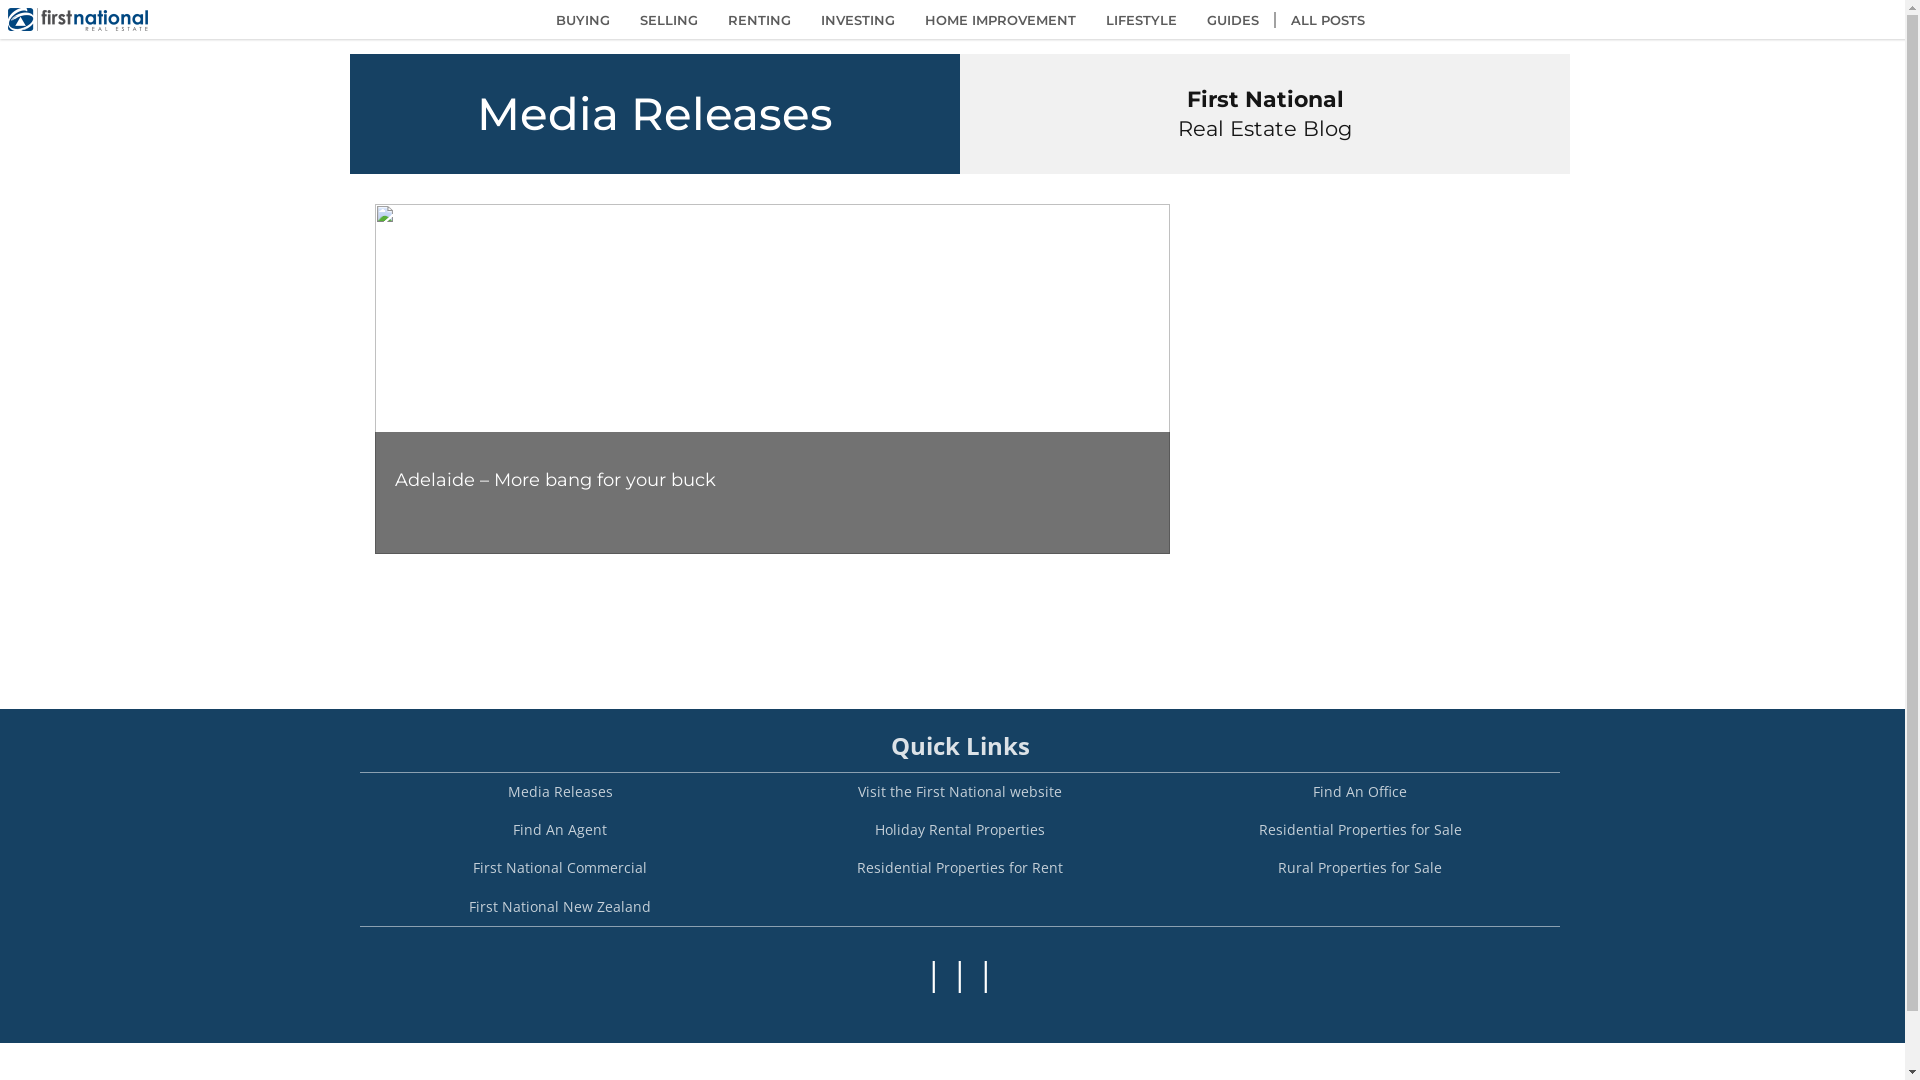 The width and height of the screenshot is (1920, 1080). I want to click on 'Rural Properties for Sale', so click(1359, 866).